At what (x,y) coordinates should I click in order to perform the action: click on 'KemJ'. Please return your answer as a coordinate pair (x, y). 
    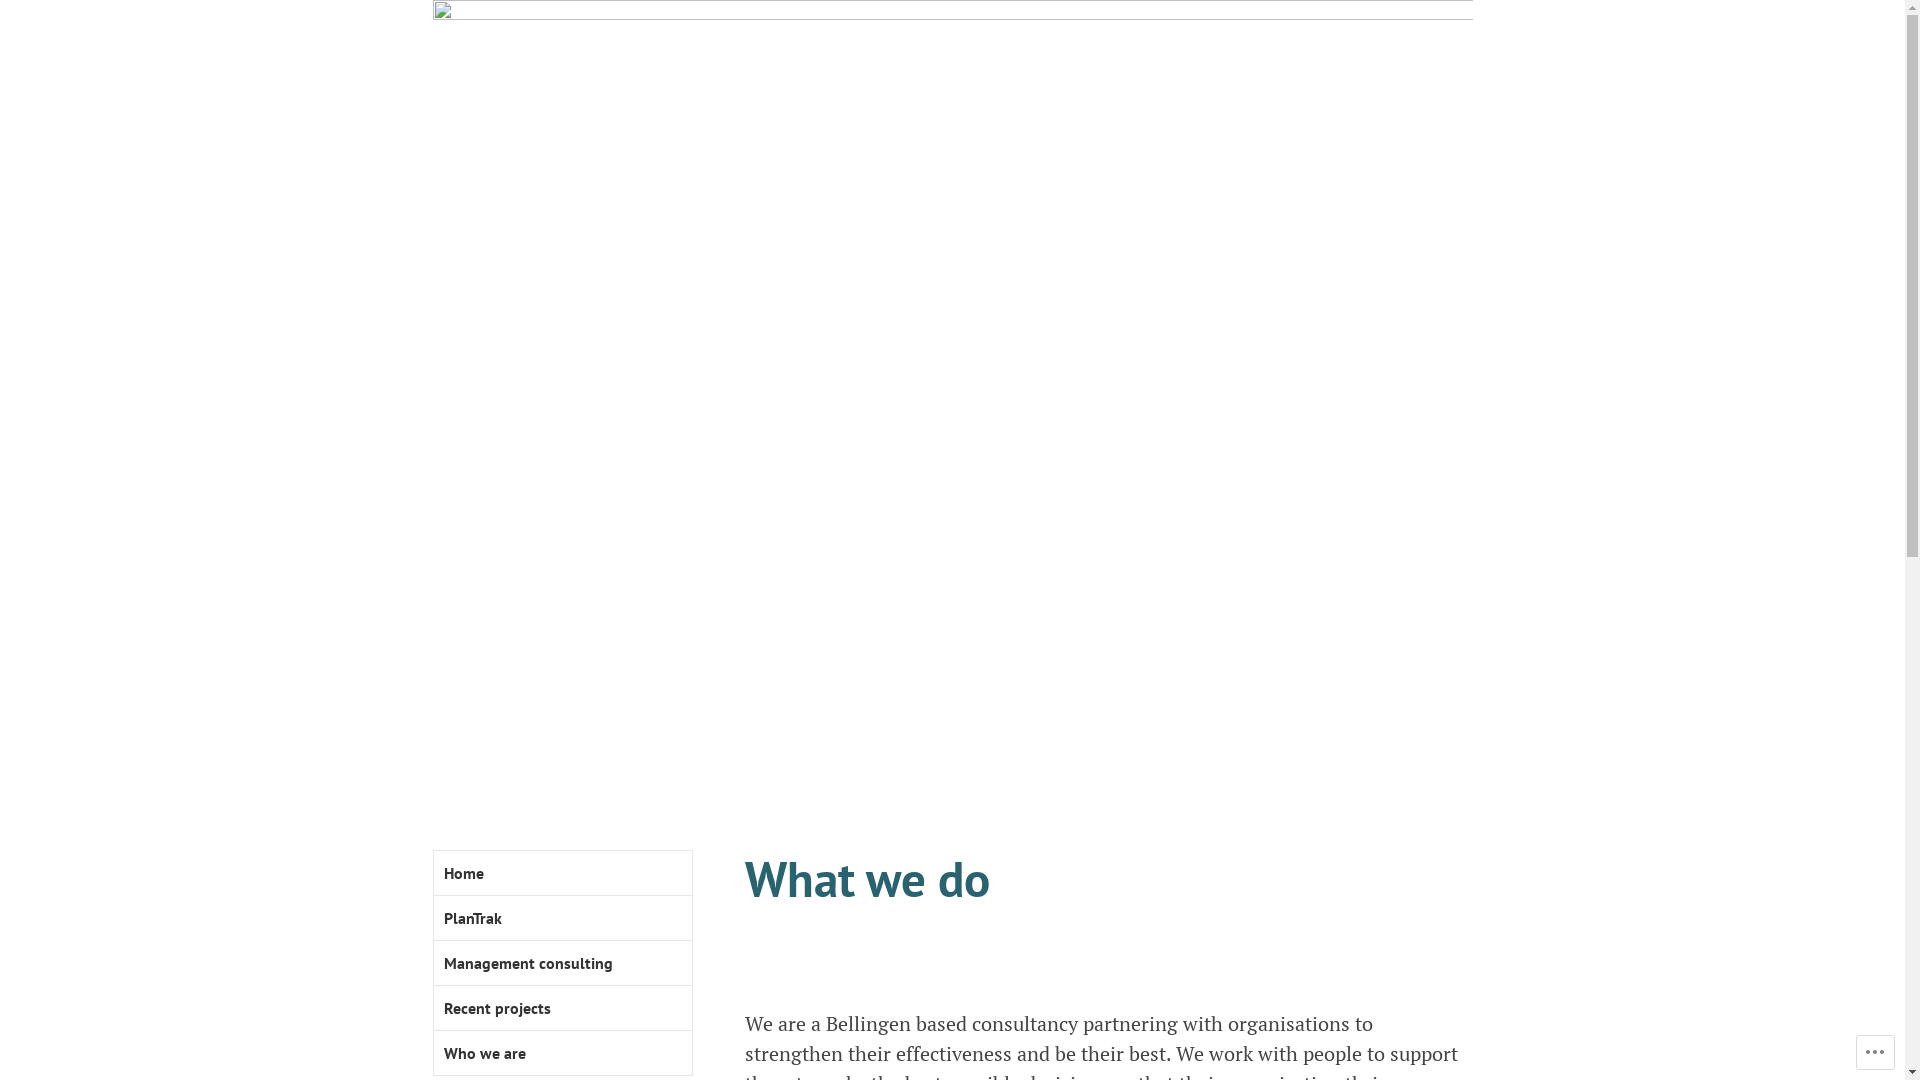
    Looking at the image, I should click on (743, 751).